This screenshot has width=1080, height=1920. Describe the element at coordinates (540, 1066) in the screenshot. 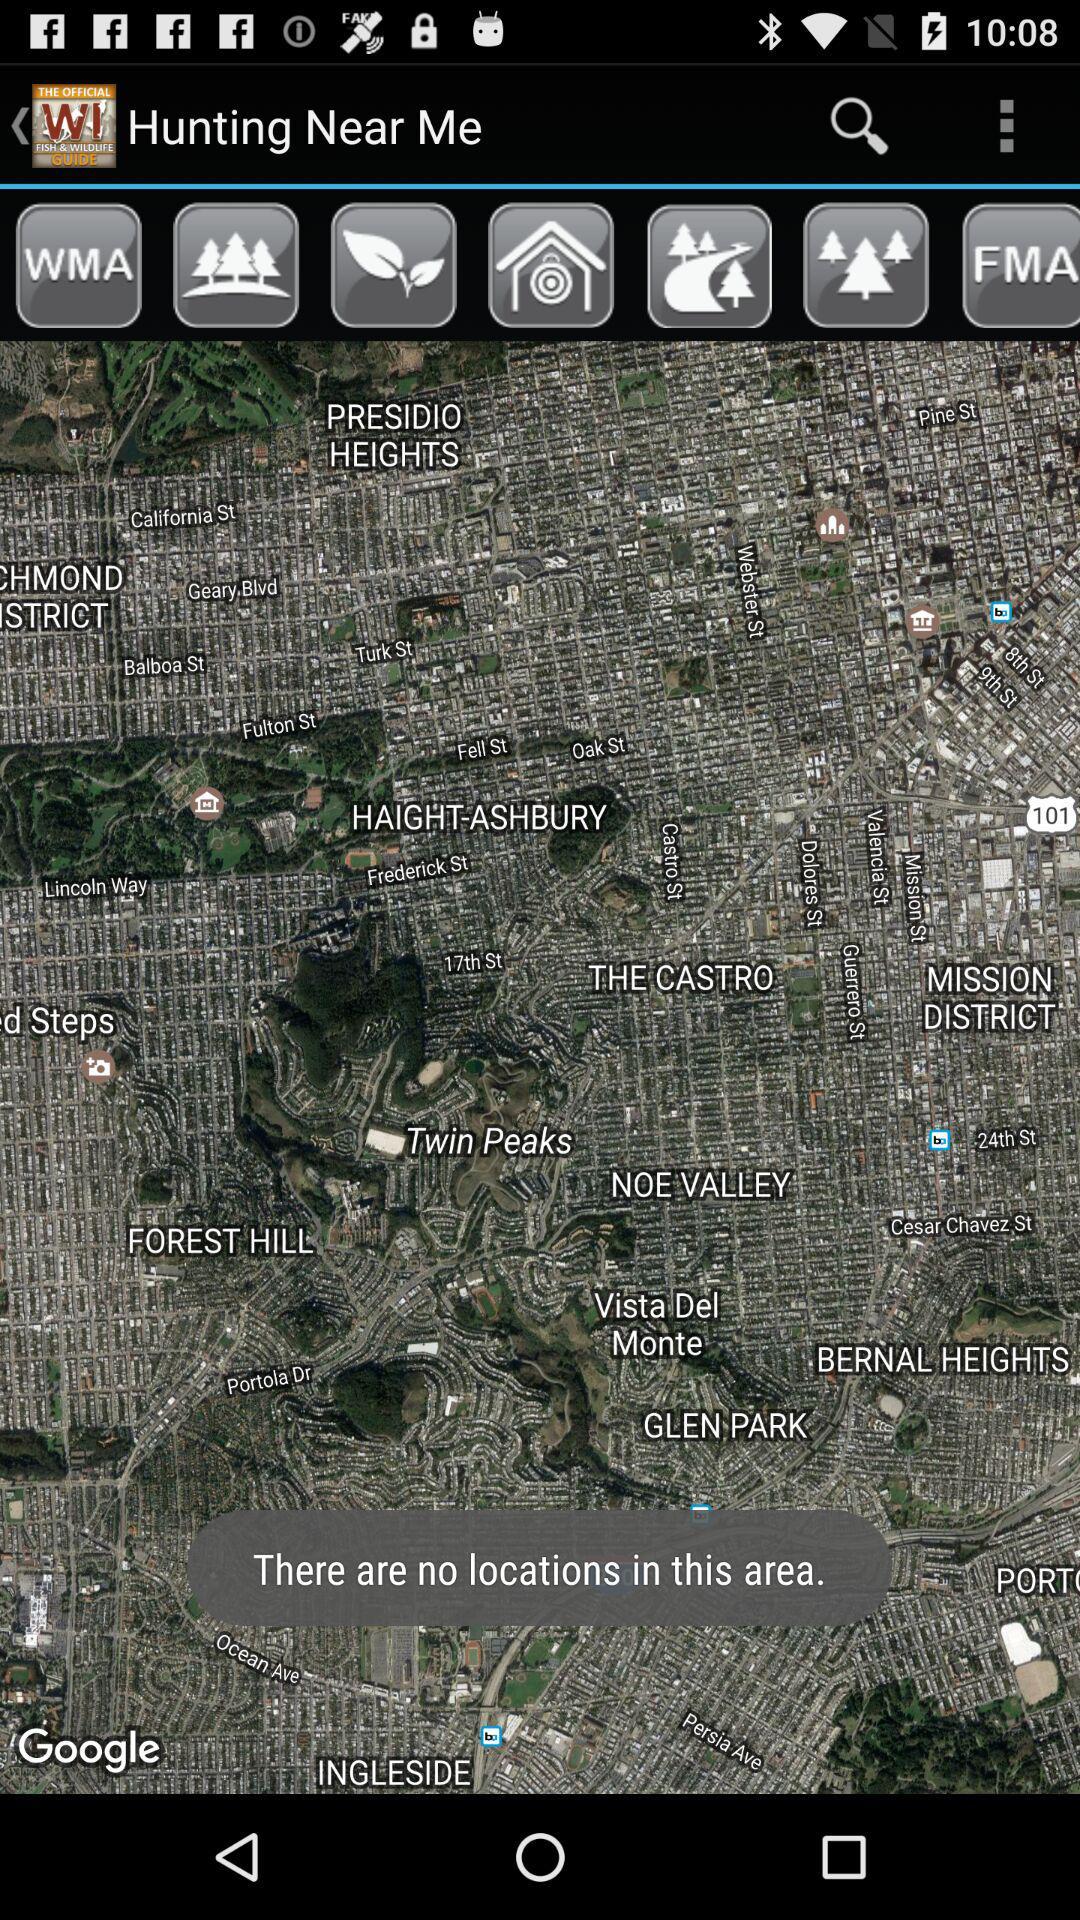

I see `item at the center` at that location.